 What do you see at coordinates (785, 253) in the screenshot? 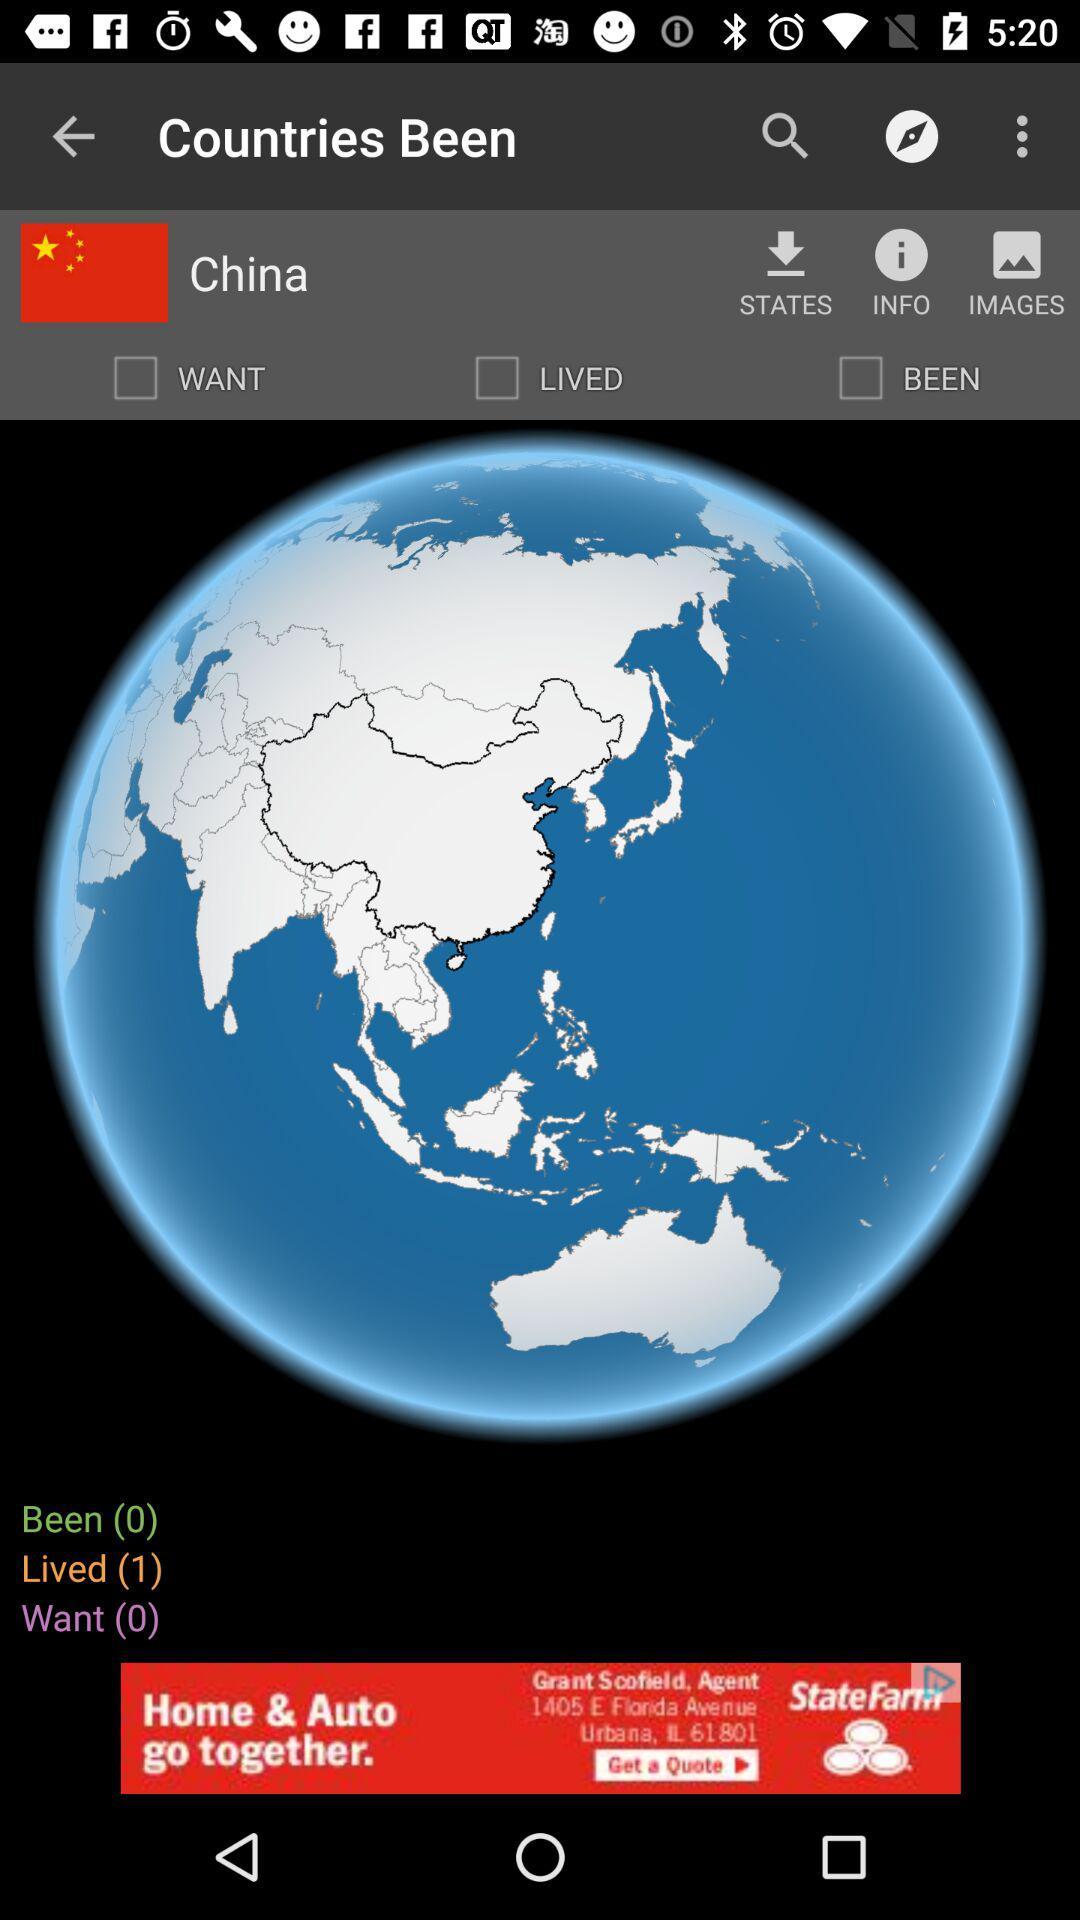
I see `download option` at bounding box center [785, 253].